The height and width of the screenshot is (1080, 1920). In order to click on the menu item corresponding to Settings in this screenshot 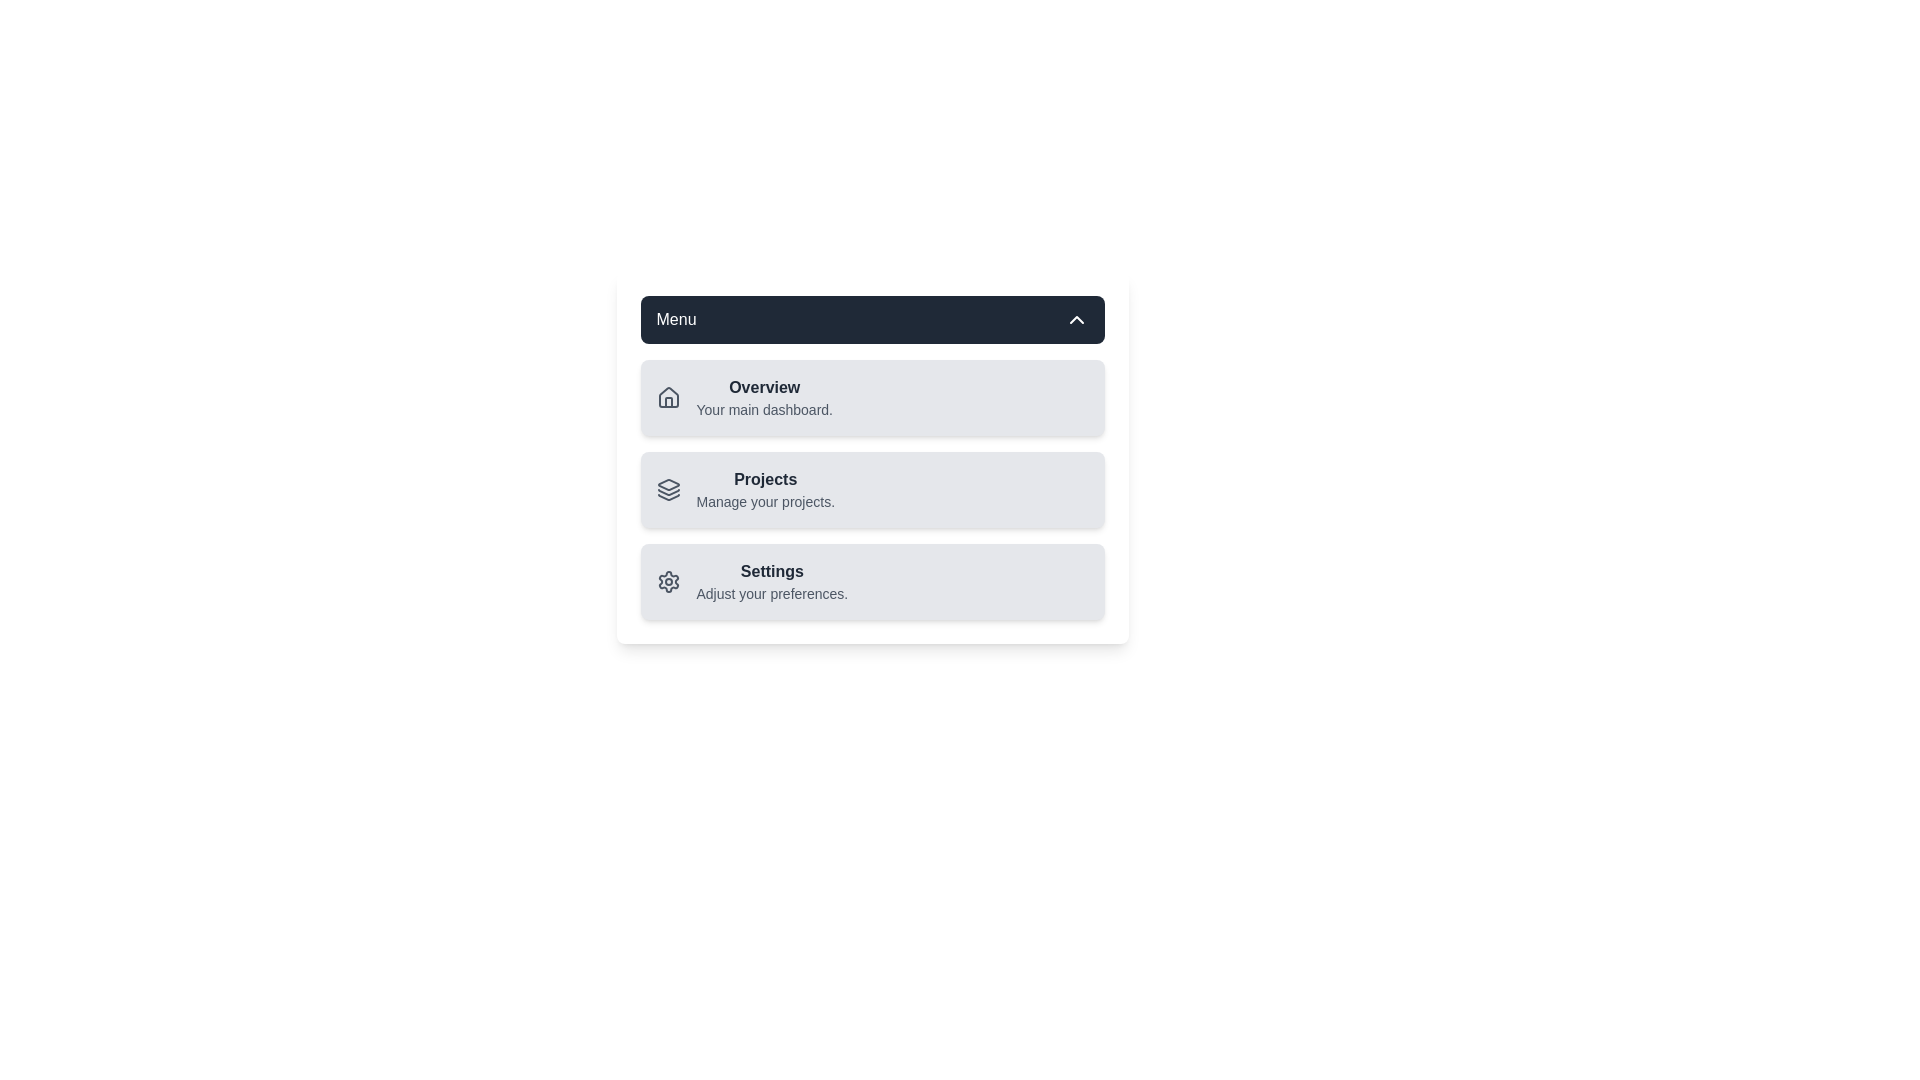, I will do `click(751, 582)`.